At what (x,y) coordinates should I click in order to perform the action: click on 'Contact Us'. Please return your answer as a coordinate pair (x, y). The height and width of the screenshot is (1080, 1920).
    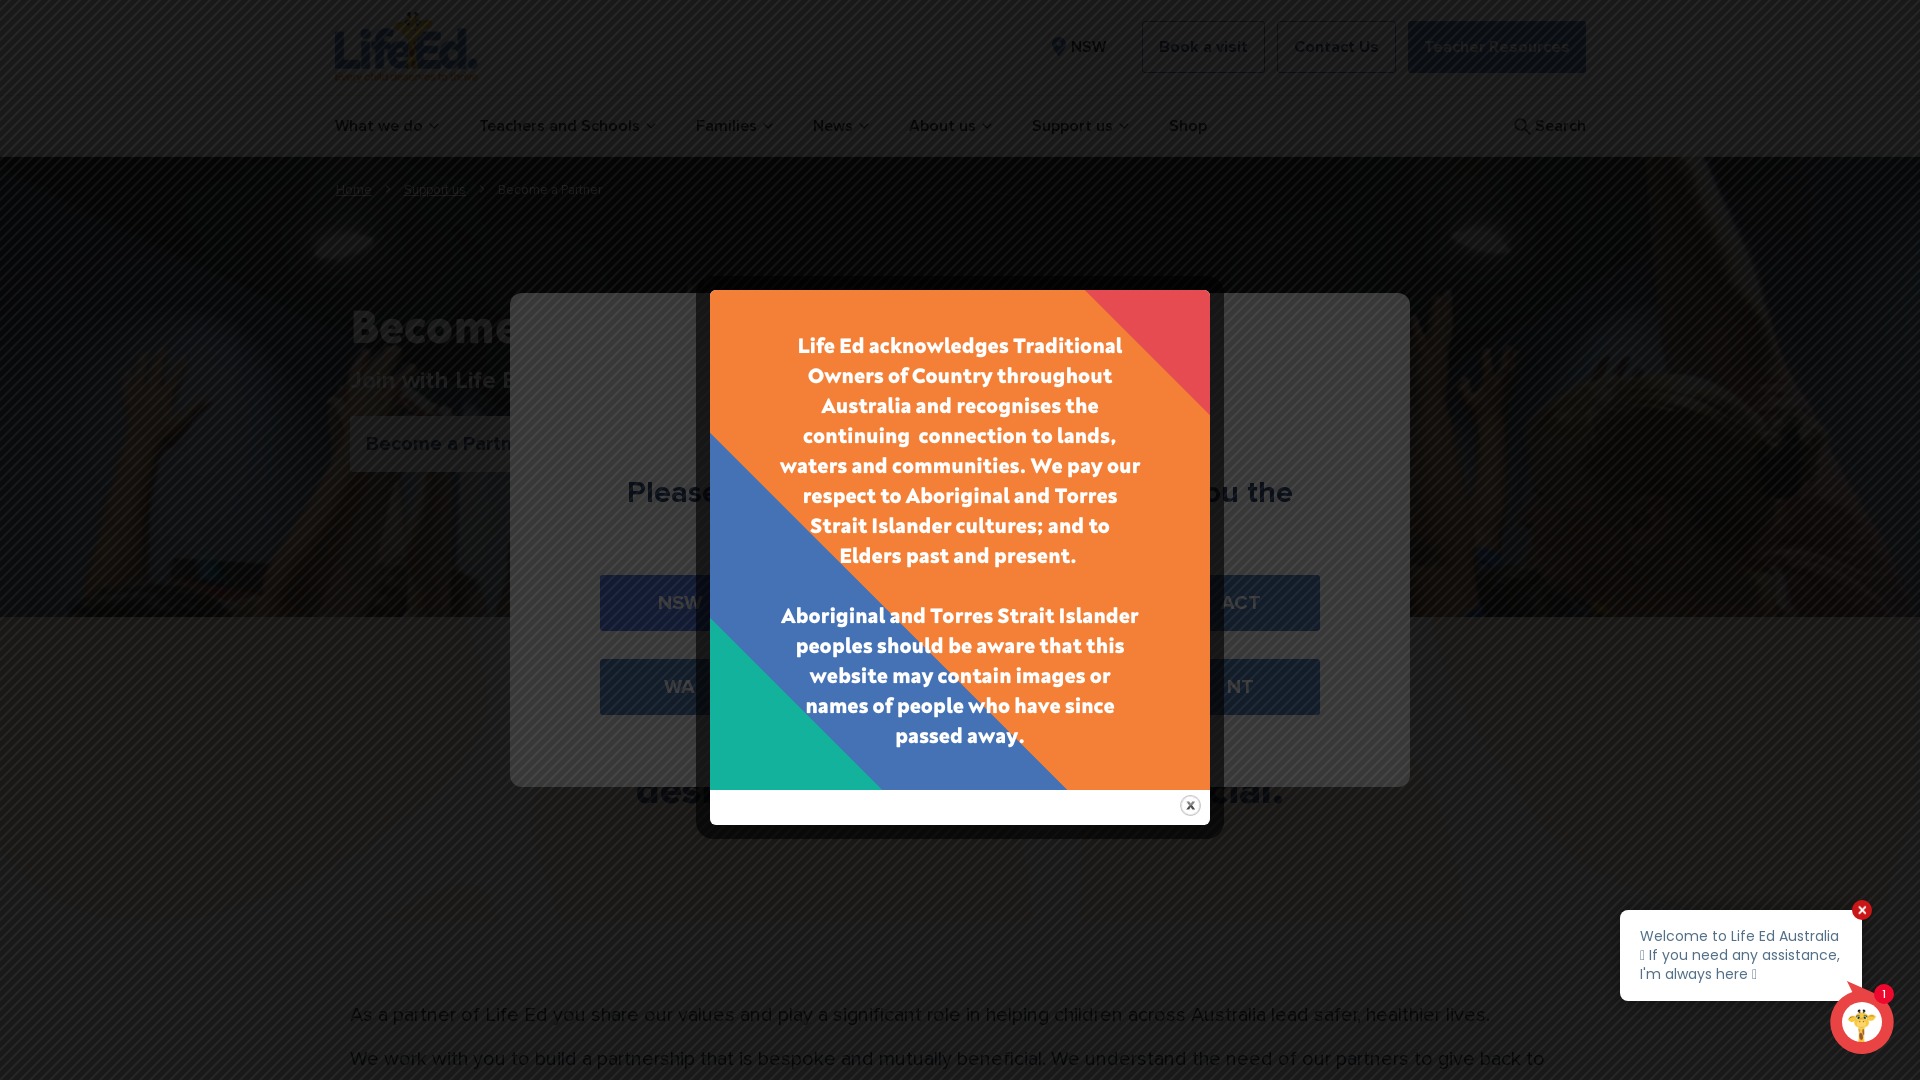
    Looking at the image, I should click on (1275, 45).